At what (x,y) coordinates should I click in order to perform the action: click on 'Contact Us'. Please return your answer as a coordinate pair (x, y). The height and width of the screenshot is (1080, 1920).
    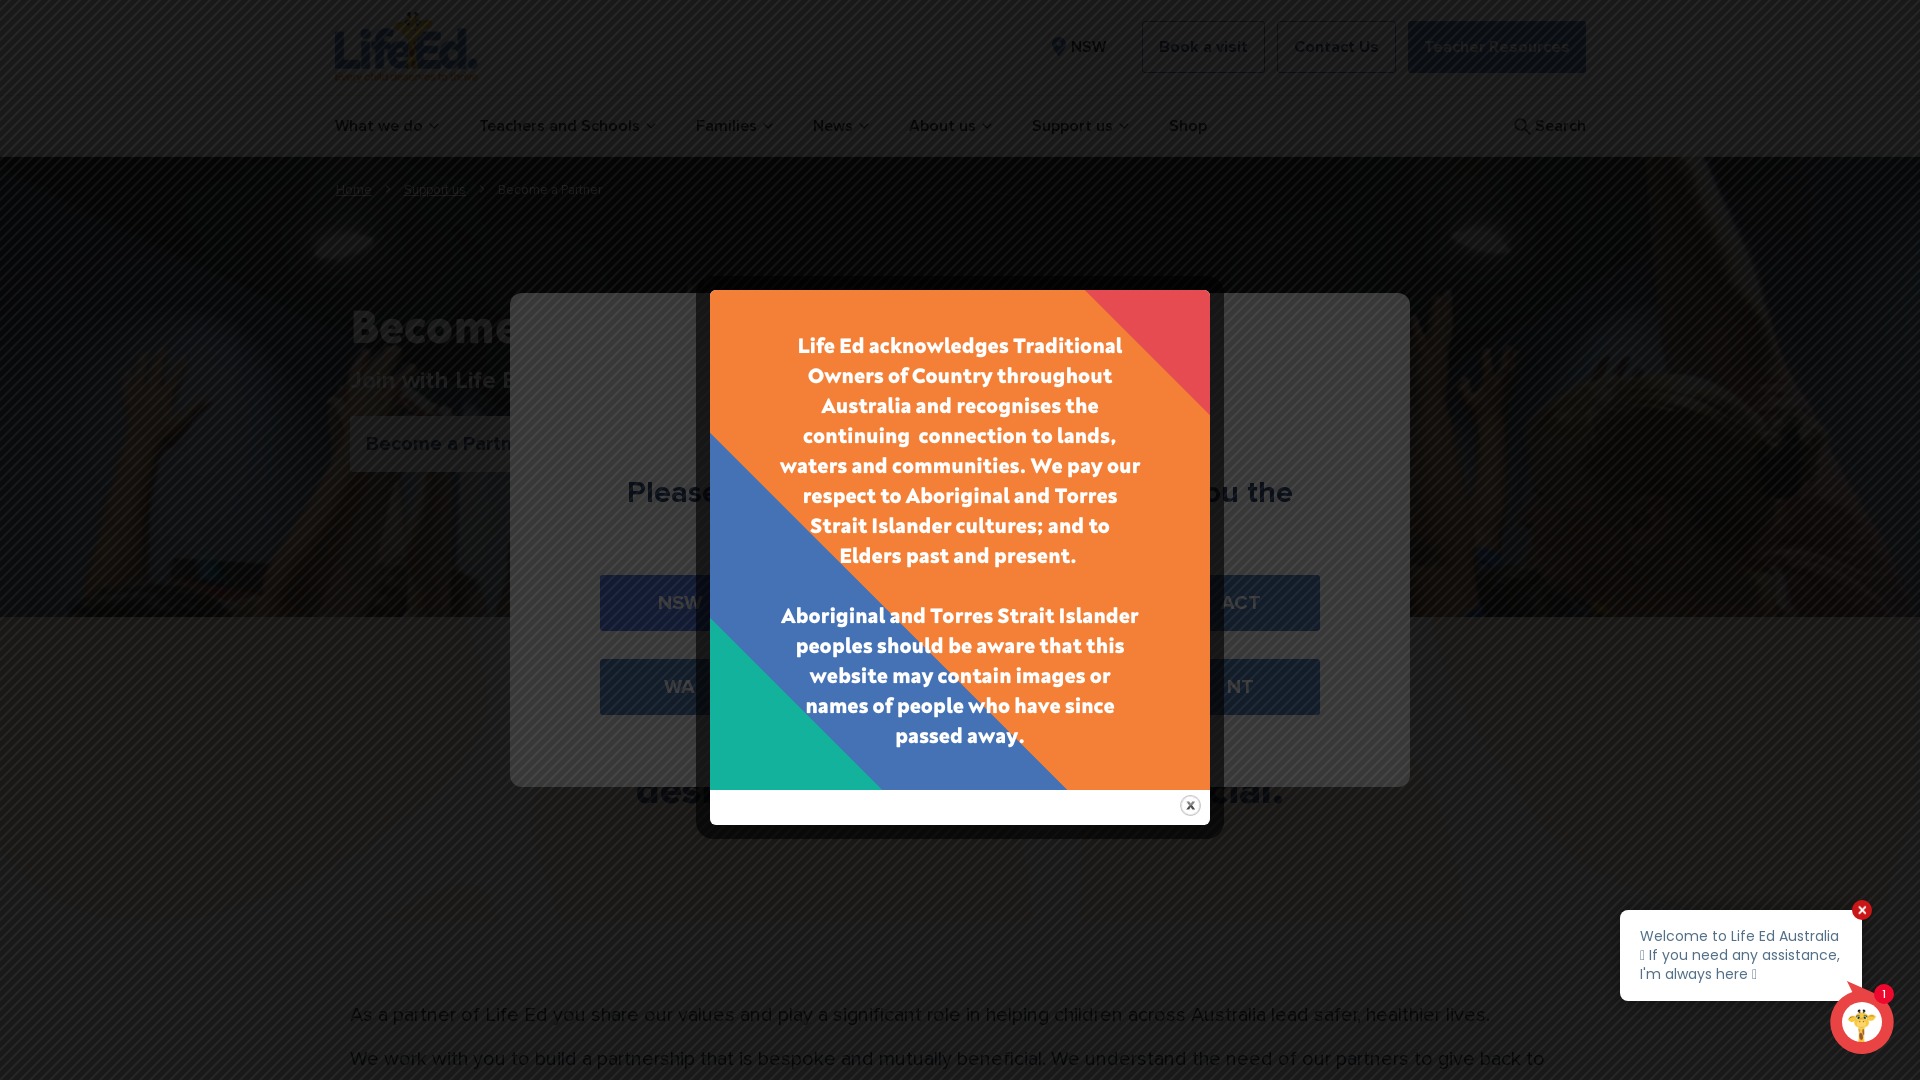
    Looking at the image, I should click on (1275, 45).